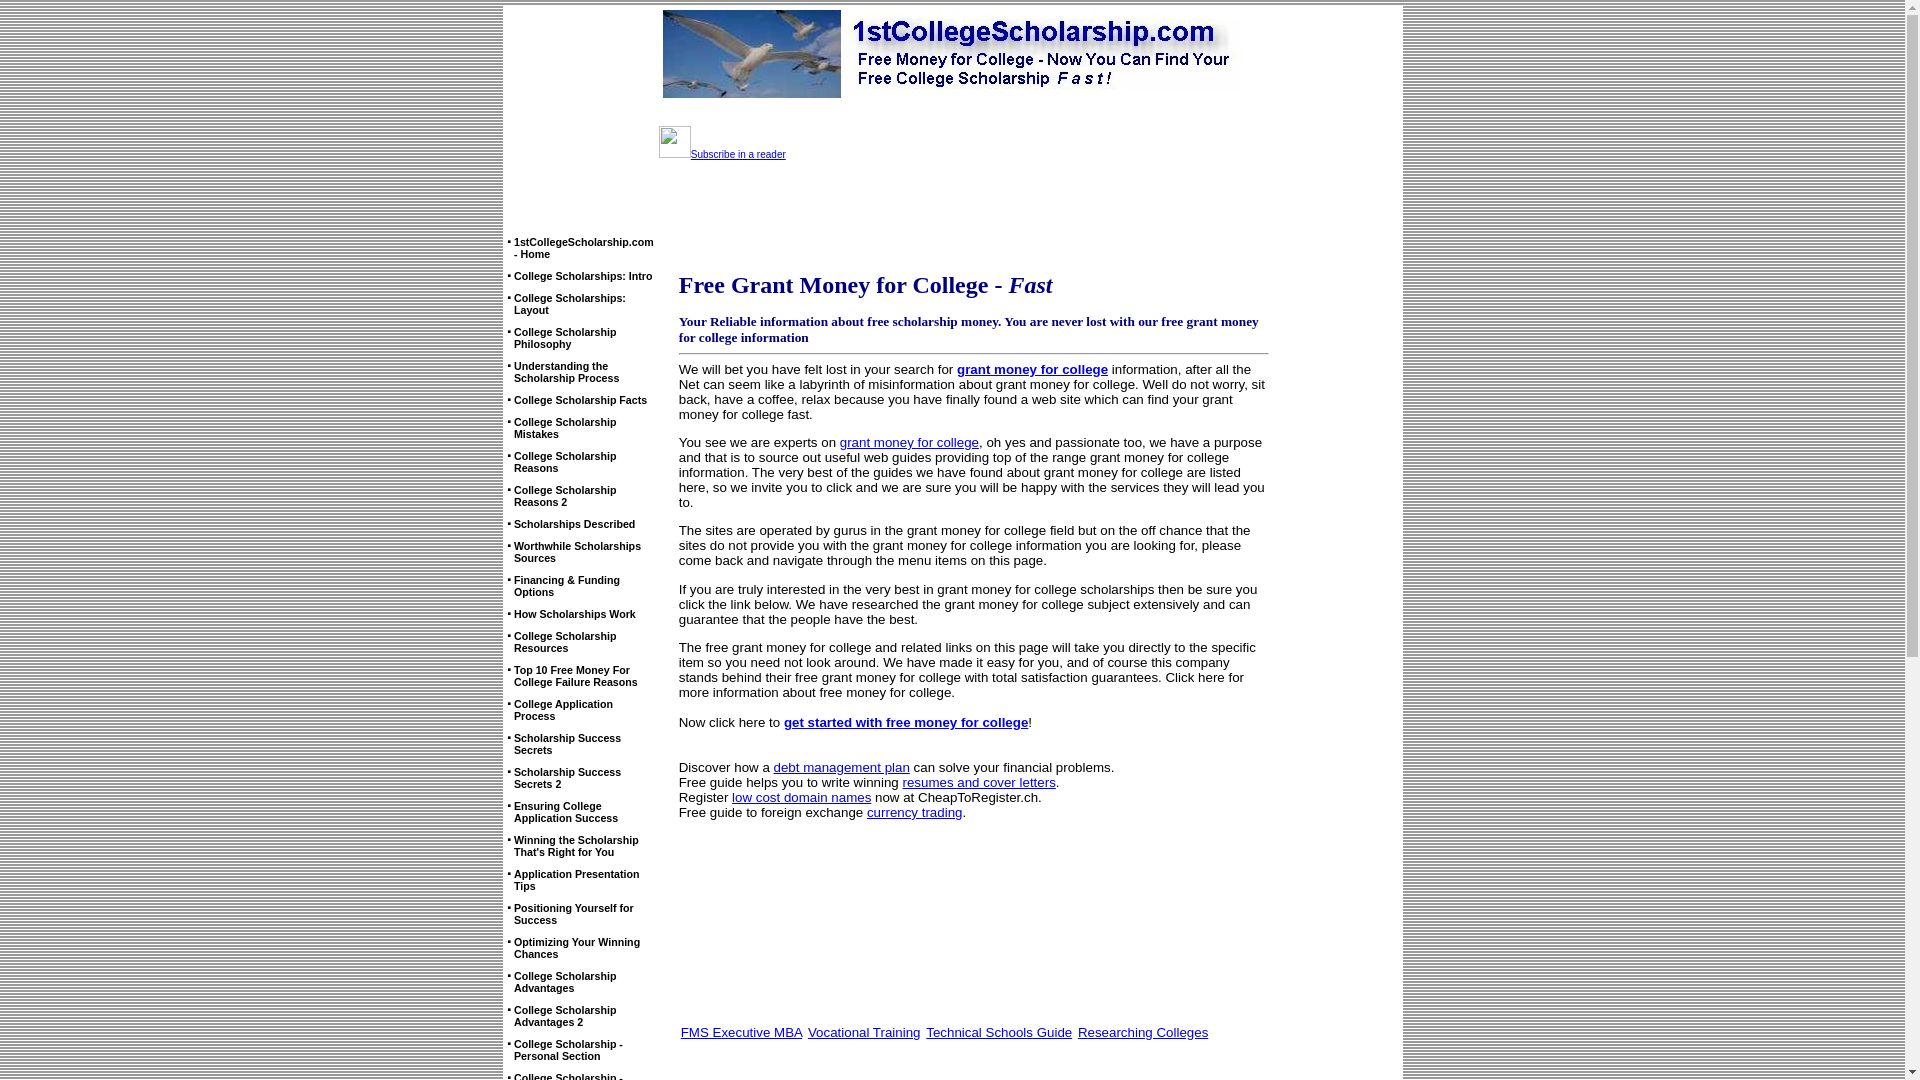  What do you see at coordinates (574, 612) in the screenshot?
I see `'How Scholarships Work'` at bounding box center [574, 612].